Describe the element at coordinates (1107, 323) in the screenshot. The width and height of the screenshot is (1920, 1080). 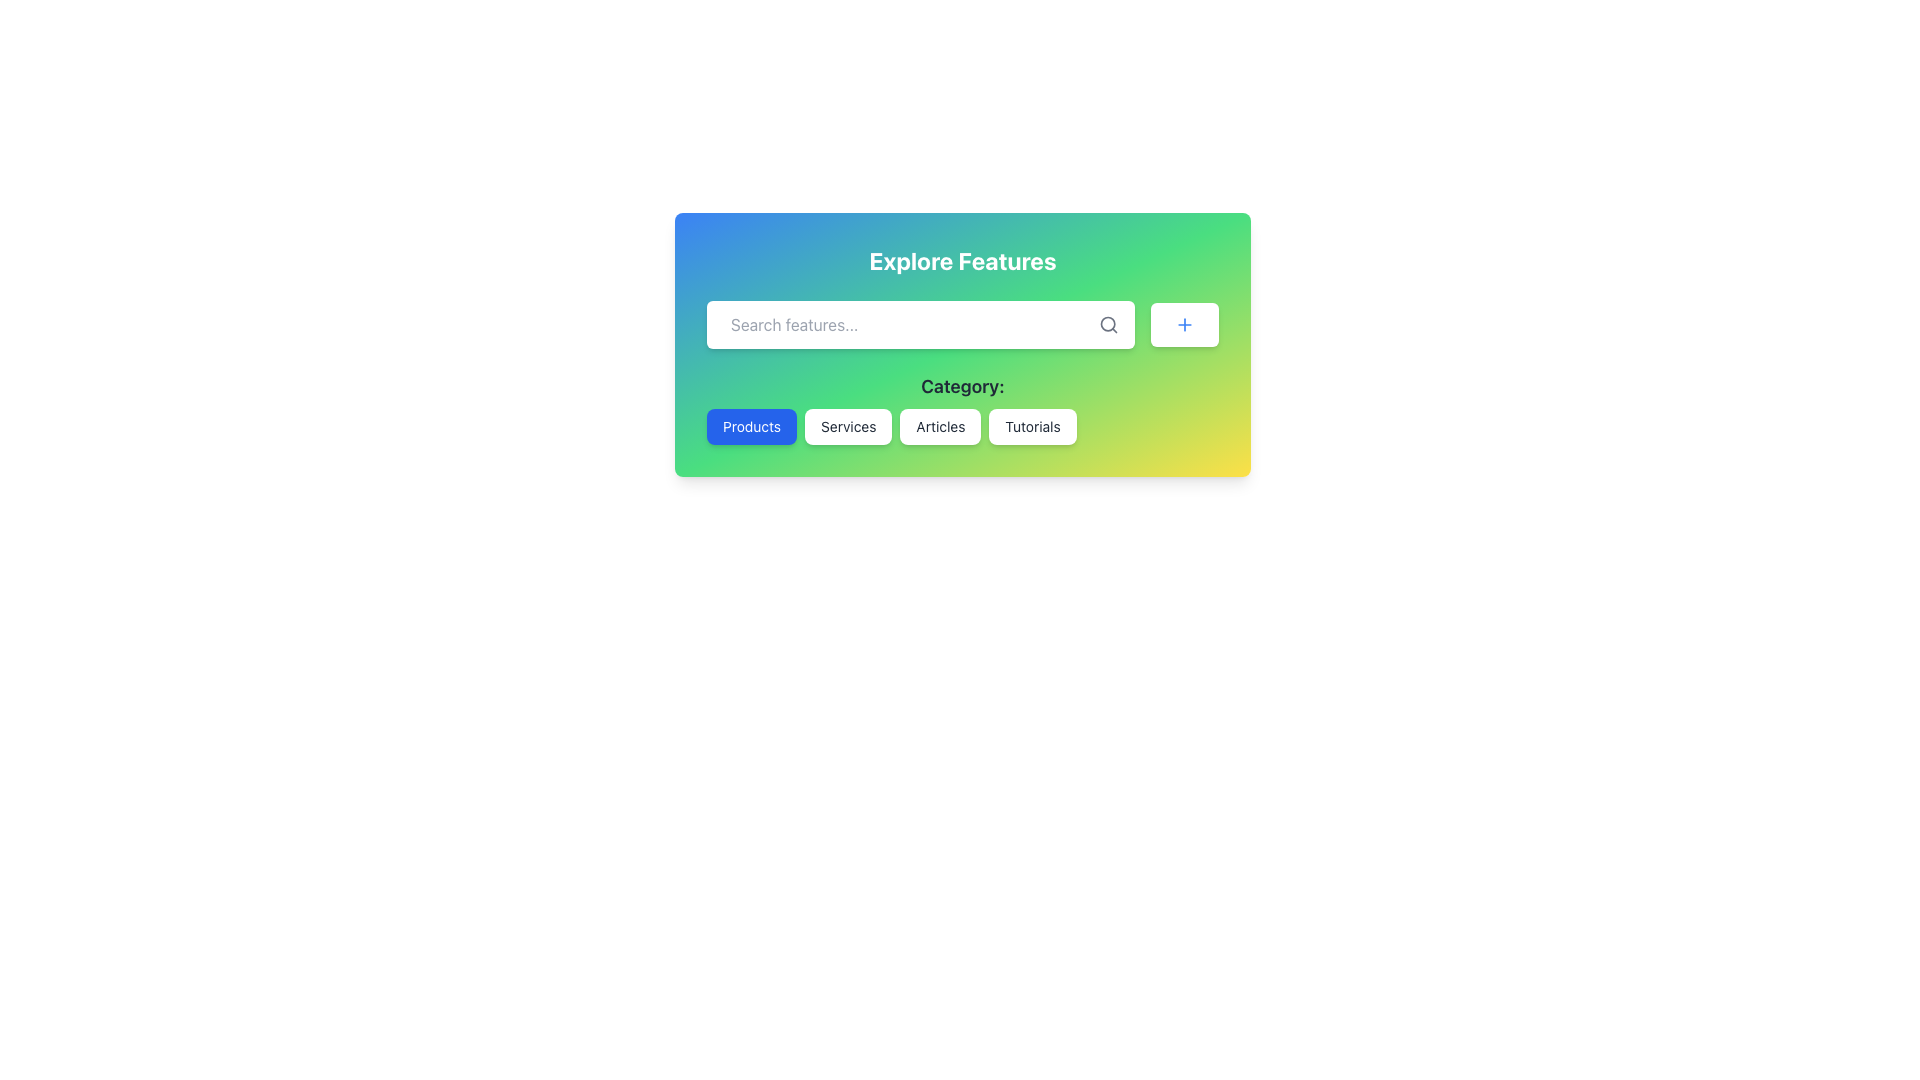
I see `the magnifying glass icon located in the top-right corner of the search input field` at that location.